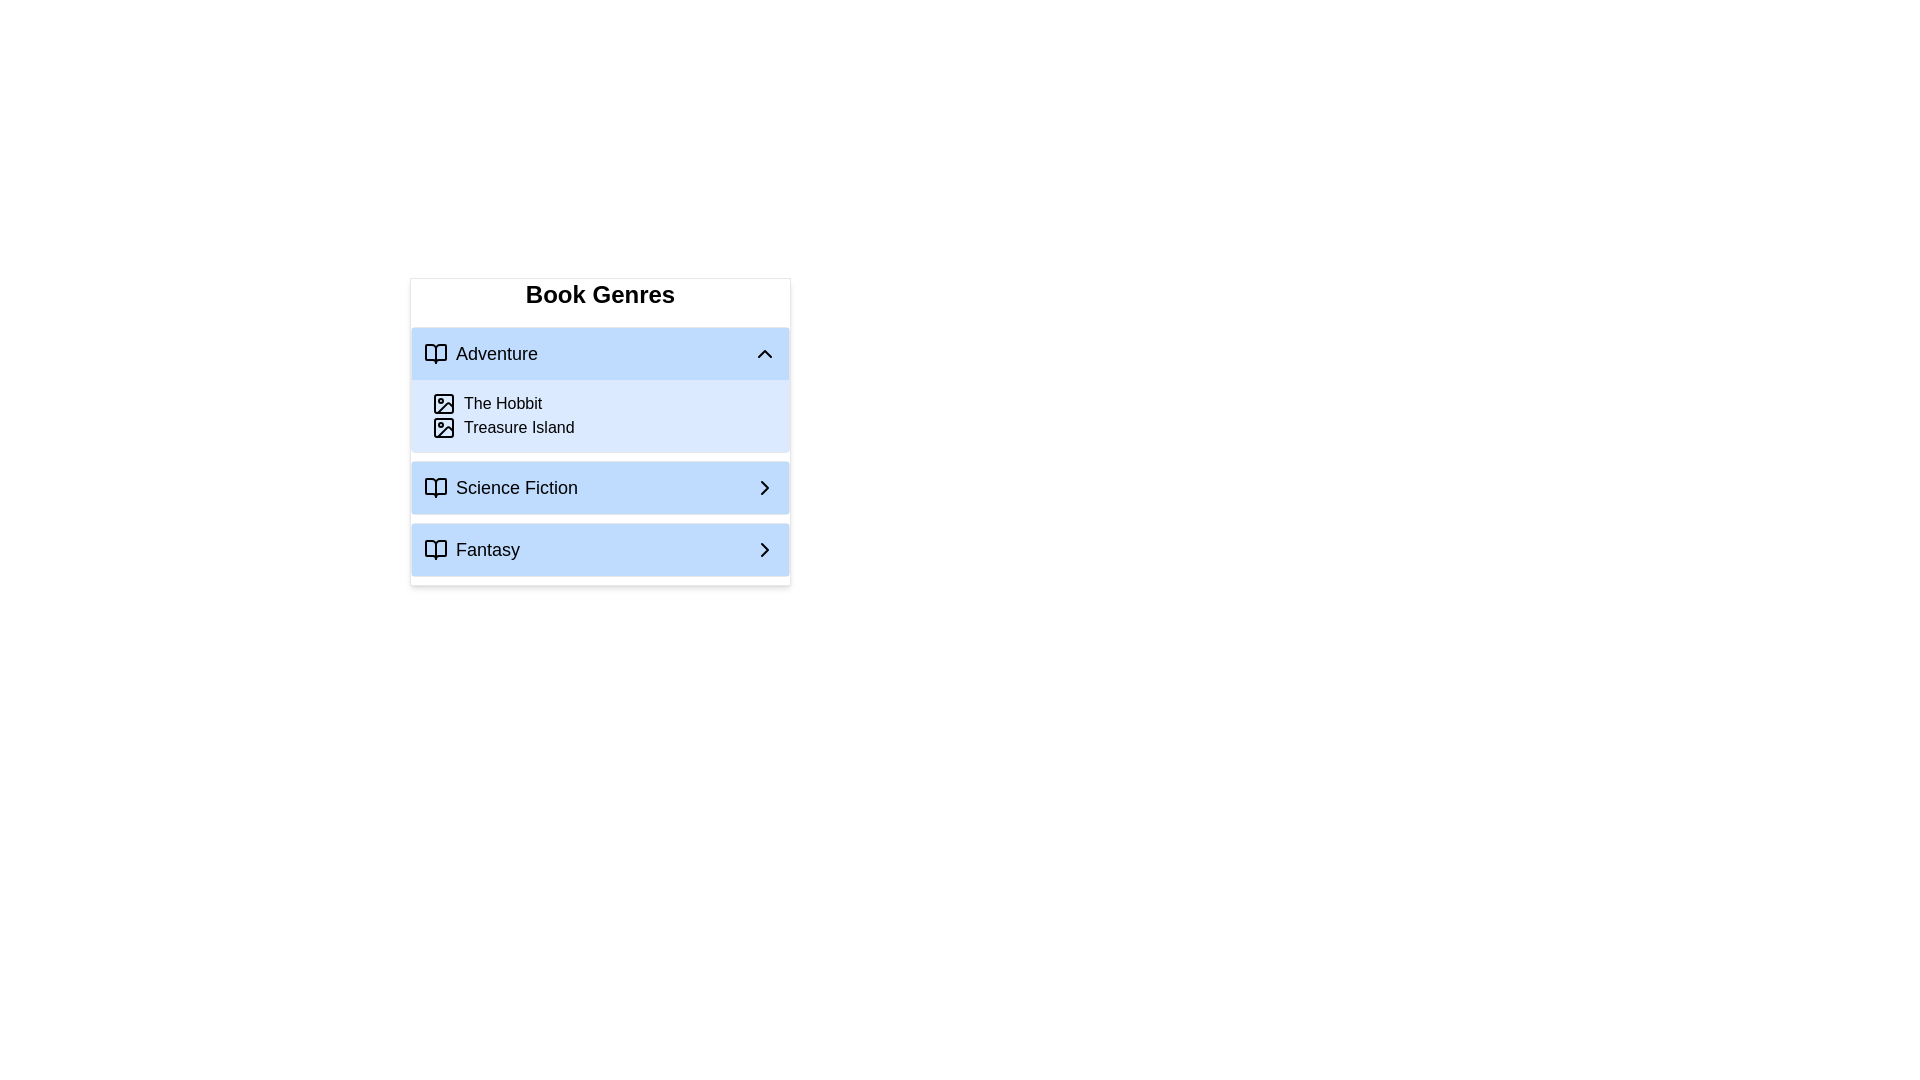 Image resolution: width=1920 pixels, height=1080 pixels. Describe the element at coordinates (501, 488) in the screenshot. I see `the second item in the 'Book Genres' list, which represents the 'Science Fiction' category` at that location.